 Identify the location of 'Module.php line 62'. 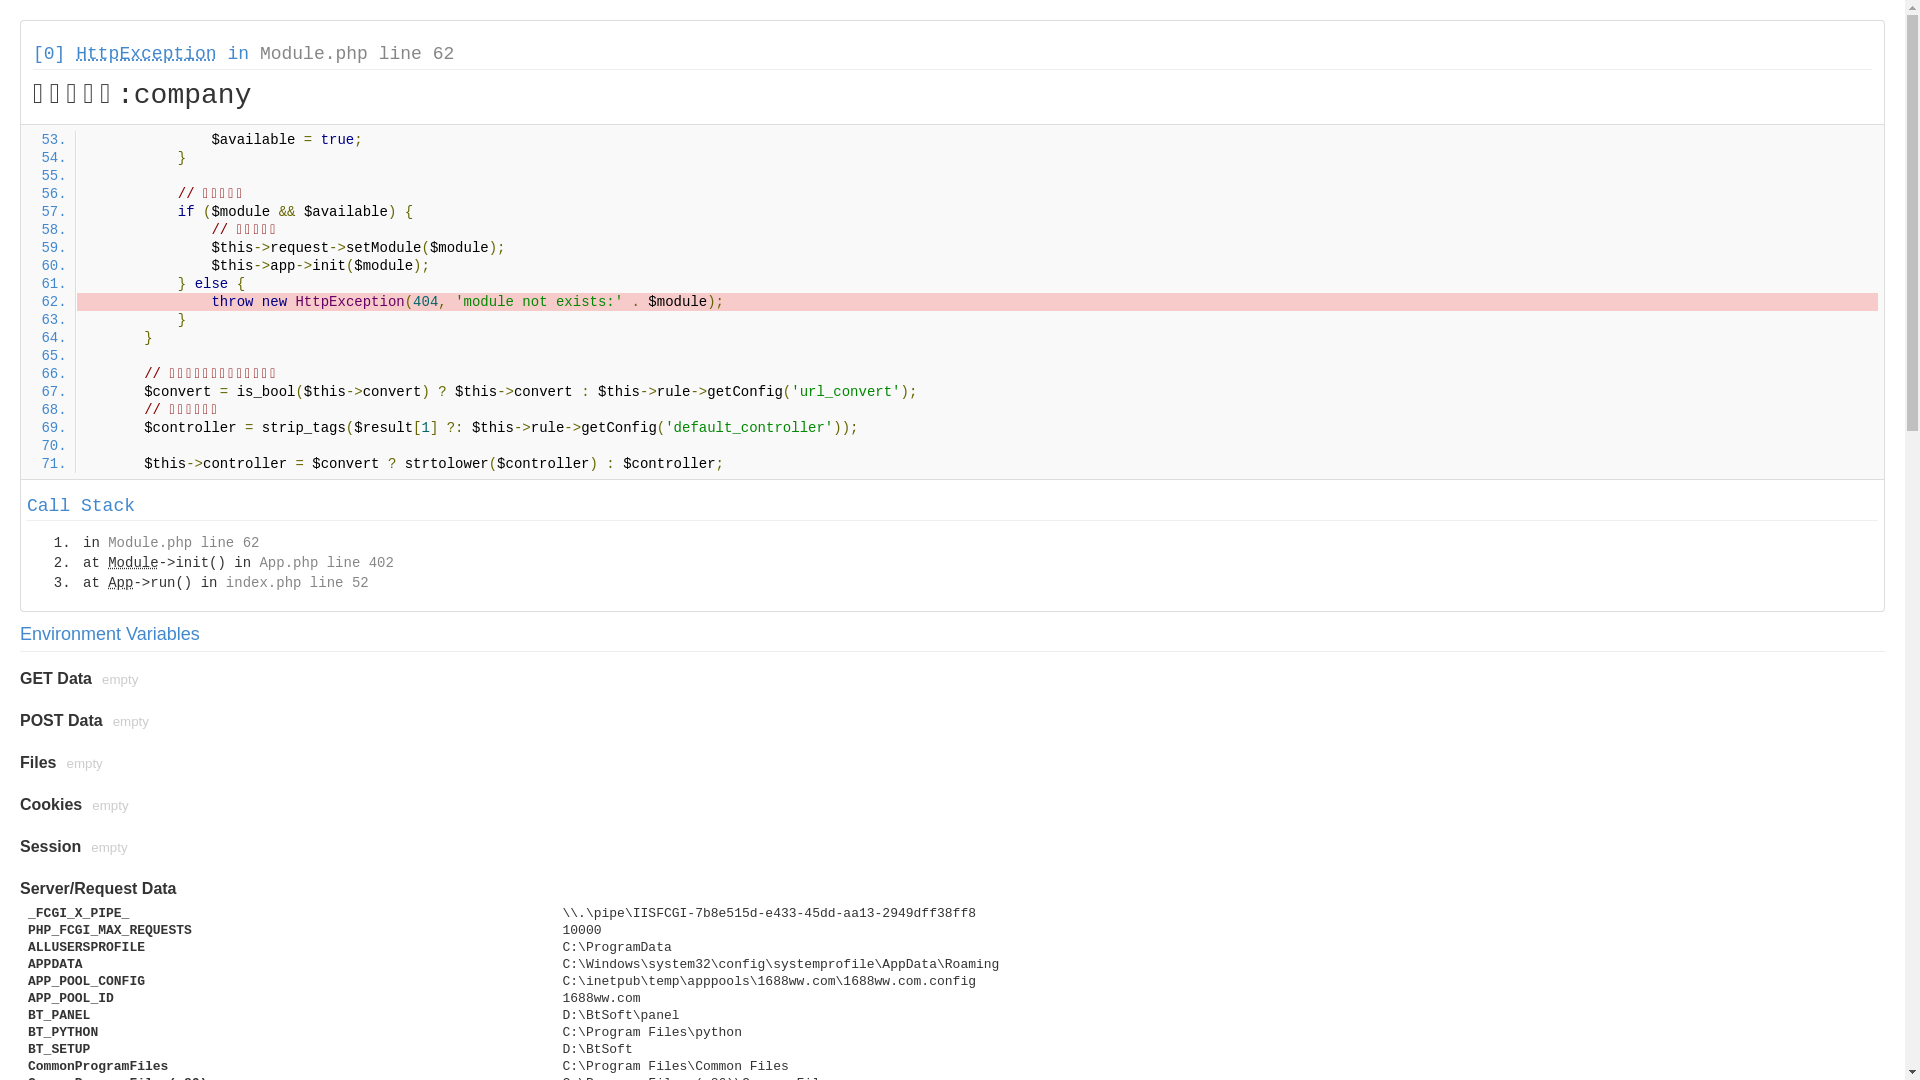
(258, 53).